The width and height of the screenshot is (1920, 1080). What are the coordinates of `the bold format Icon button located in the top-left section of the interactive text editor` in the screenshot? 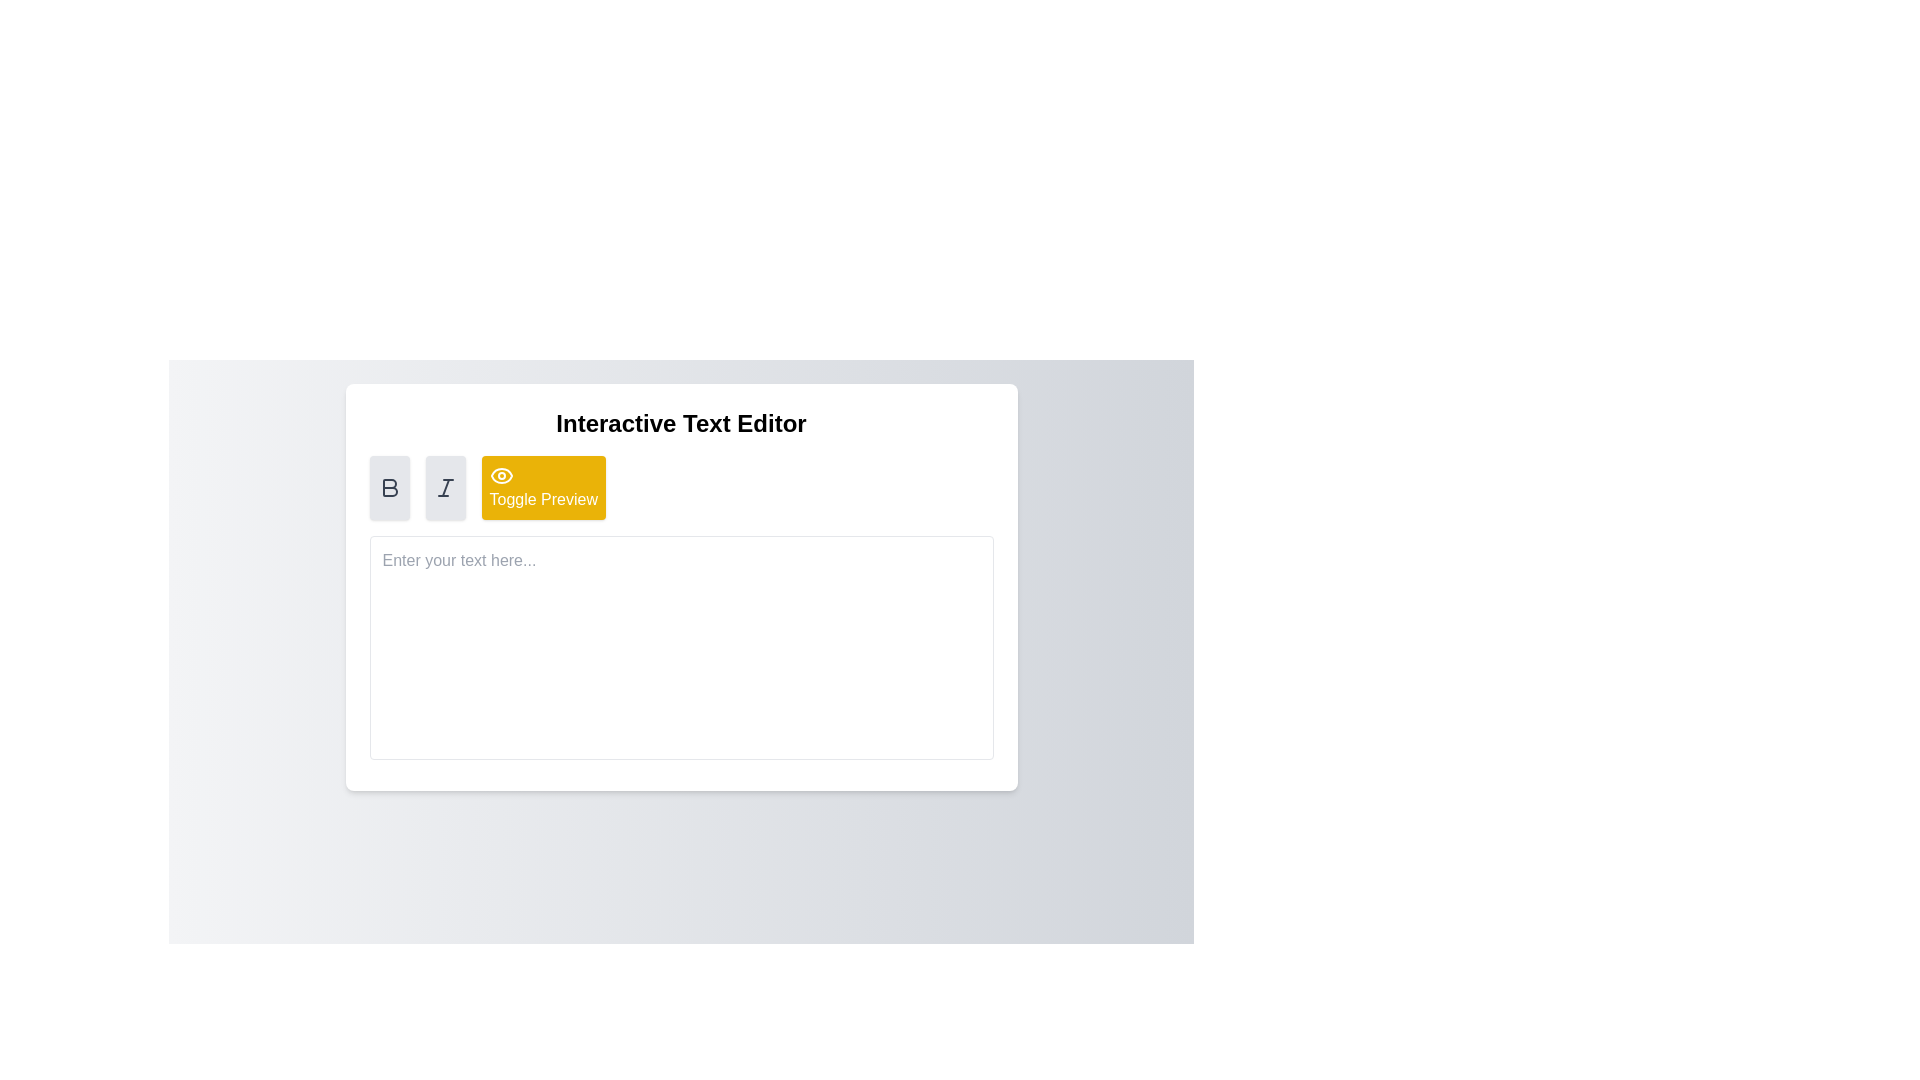 It's located at (389, 488).